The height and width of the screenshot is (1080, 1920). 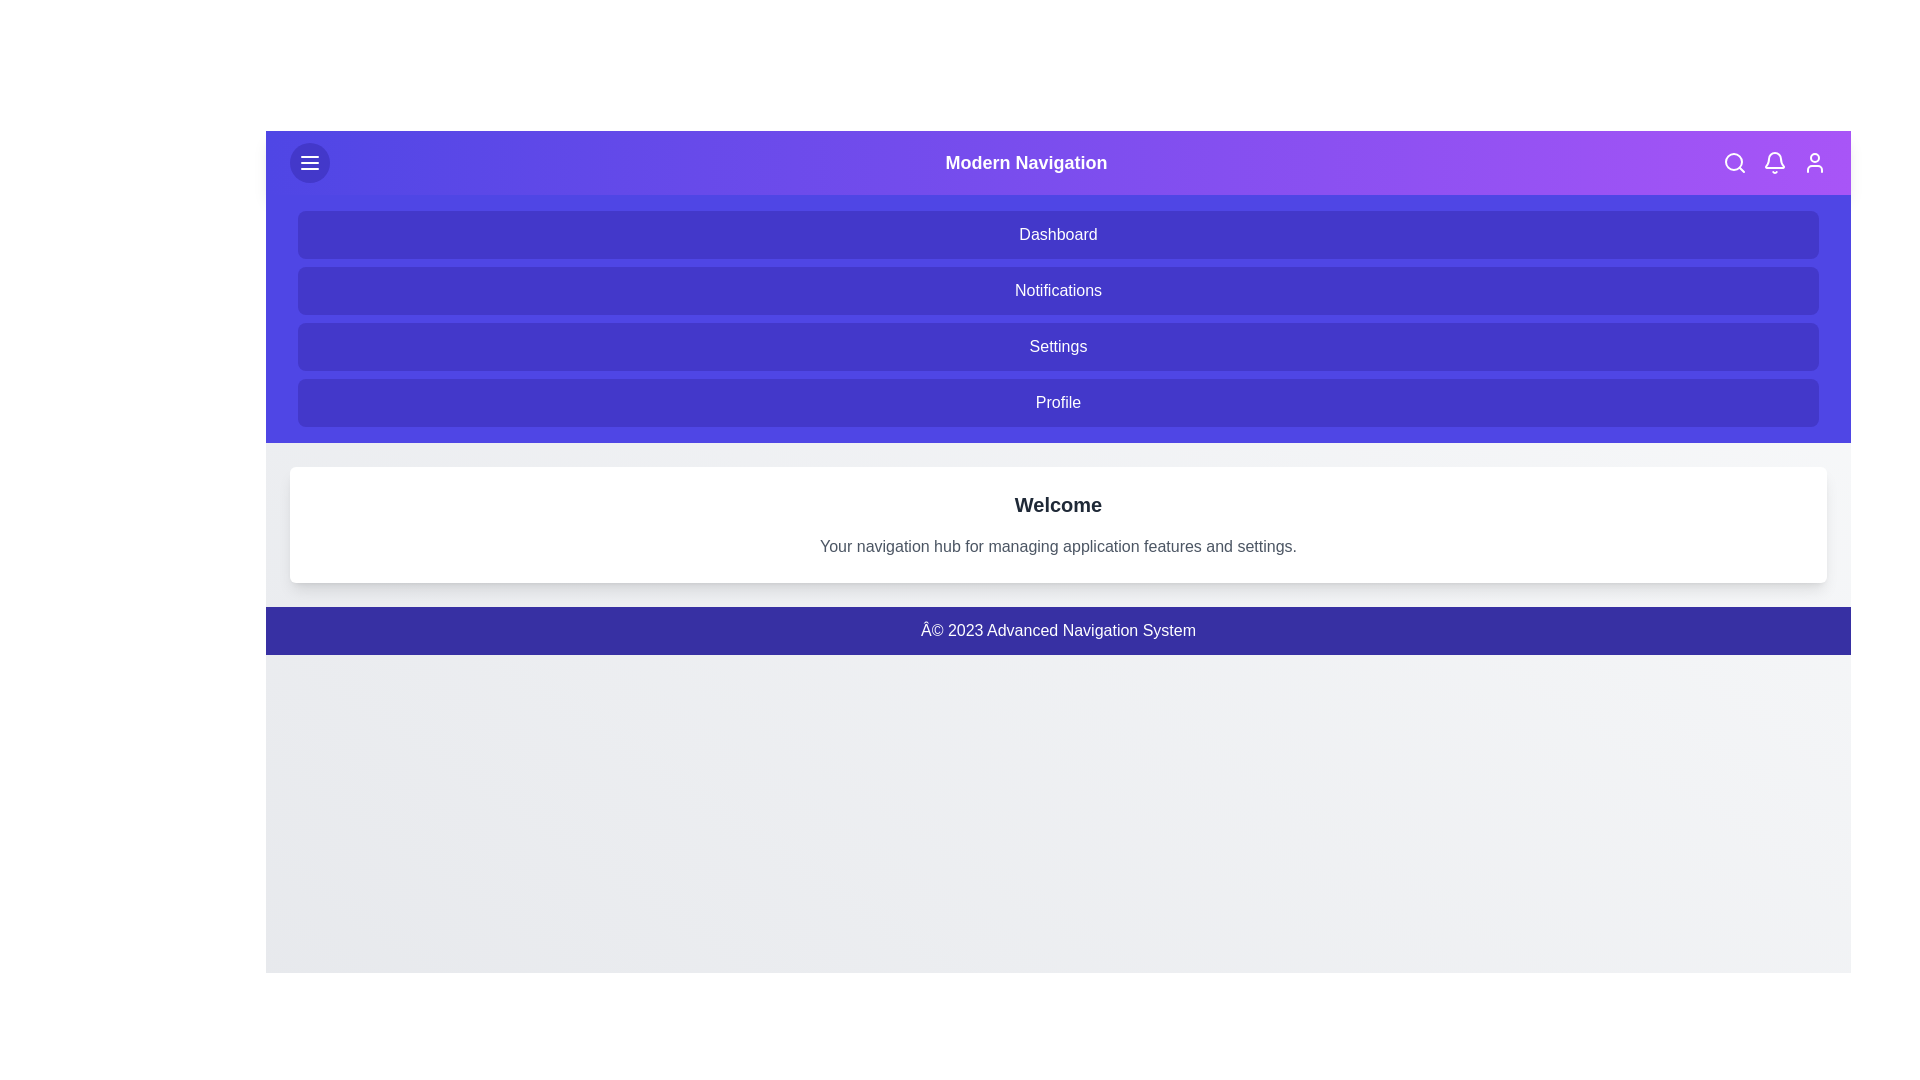 What do you see at coordinates (1057, 290) in the screenshot?
I see `the 'Notifications' menu item` at bounding box center [1057, 290].